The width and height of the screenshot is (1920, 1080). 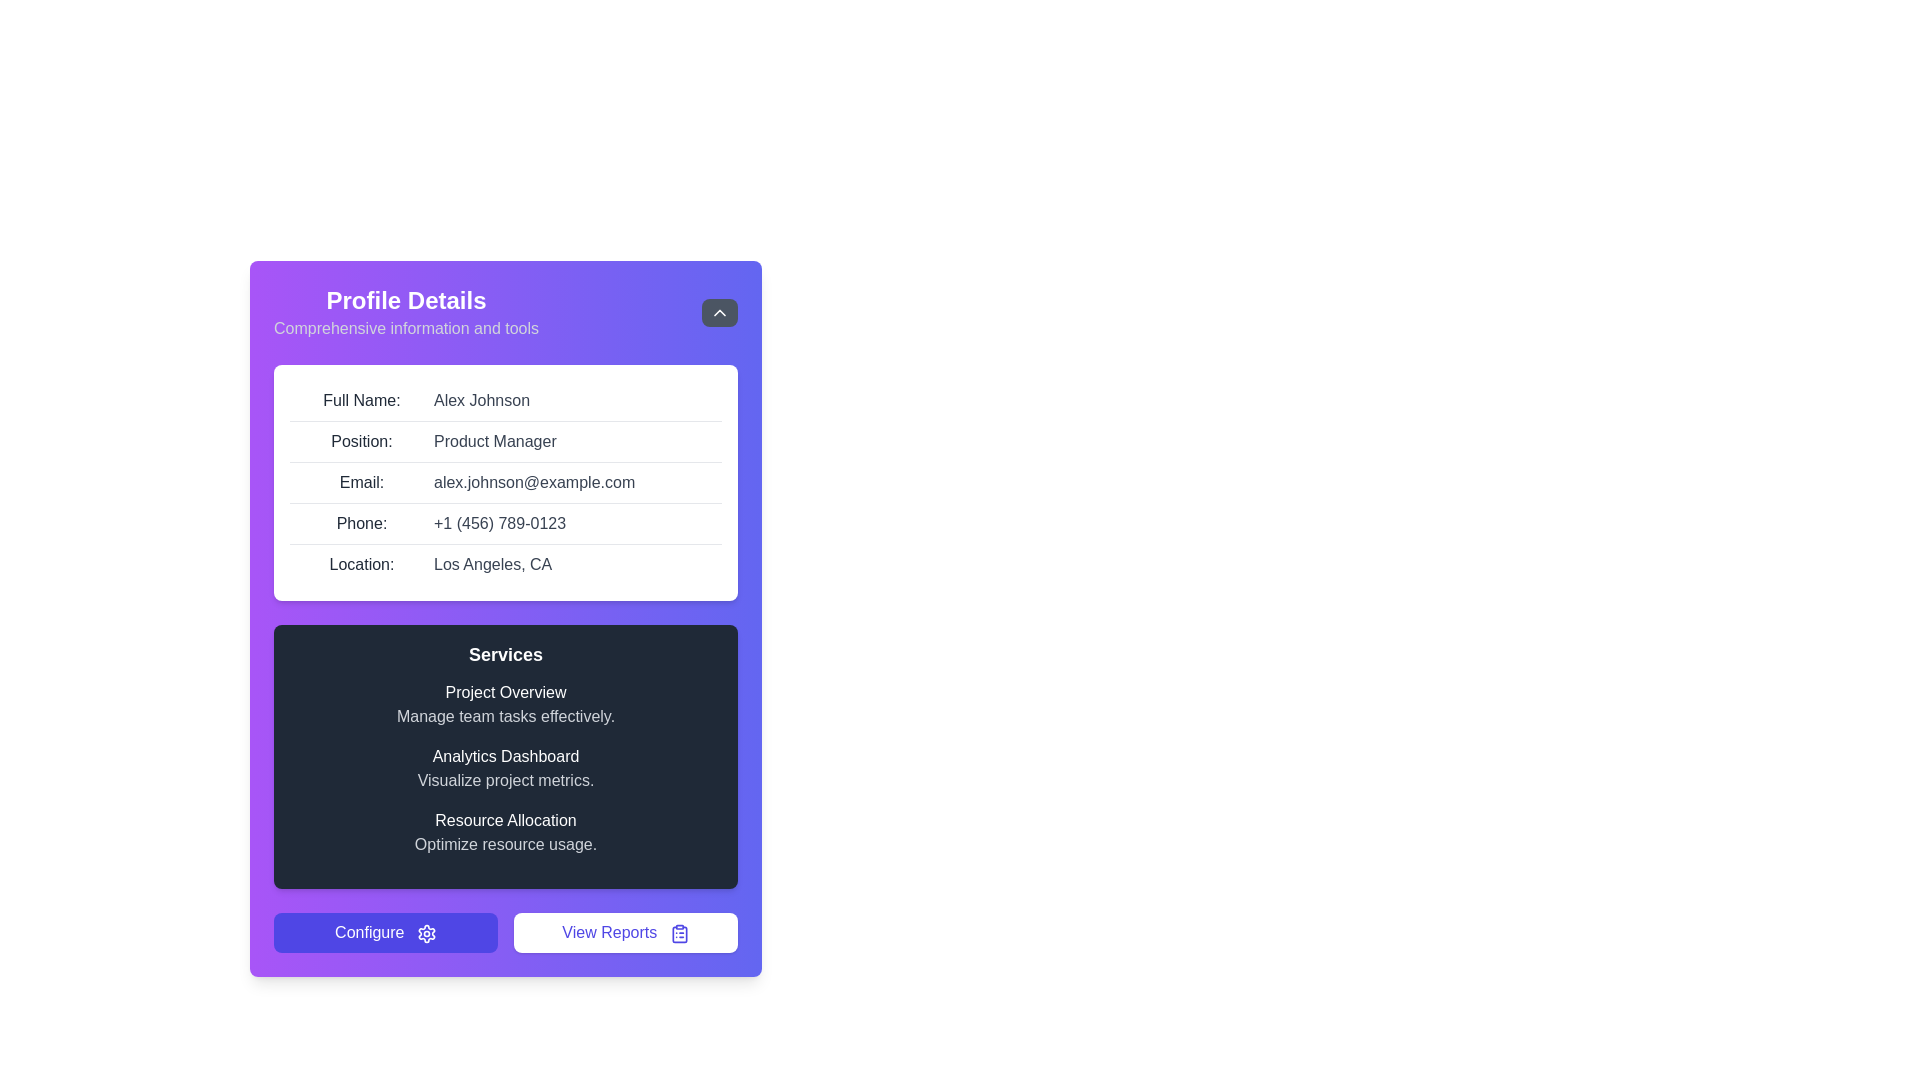 I want to click on the text label pair displaying 'Location: Los Angeles, CA', which is the fifth row in the profile details list, so click(x=505, y=564).